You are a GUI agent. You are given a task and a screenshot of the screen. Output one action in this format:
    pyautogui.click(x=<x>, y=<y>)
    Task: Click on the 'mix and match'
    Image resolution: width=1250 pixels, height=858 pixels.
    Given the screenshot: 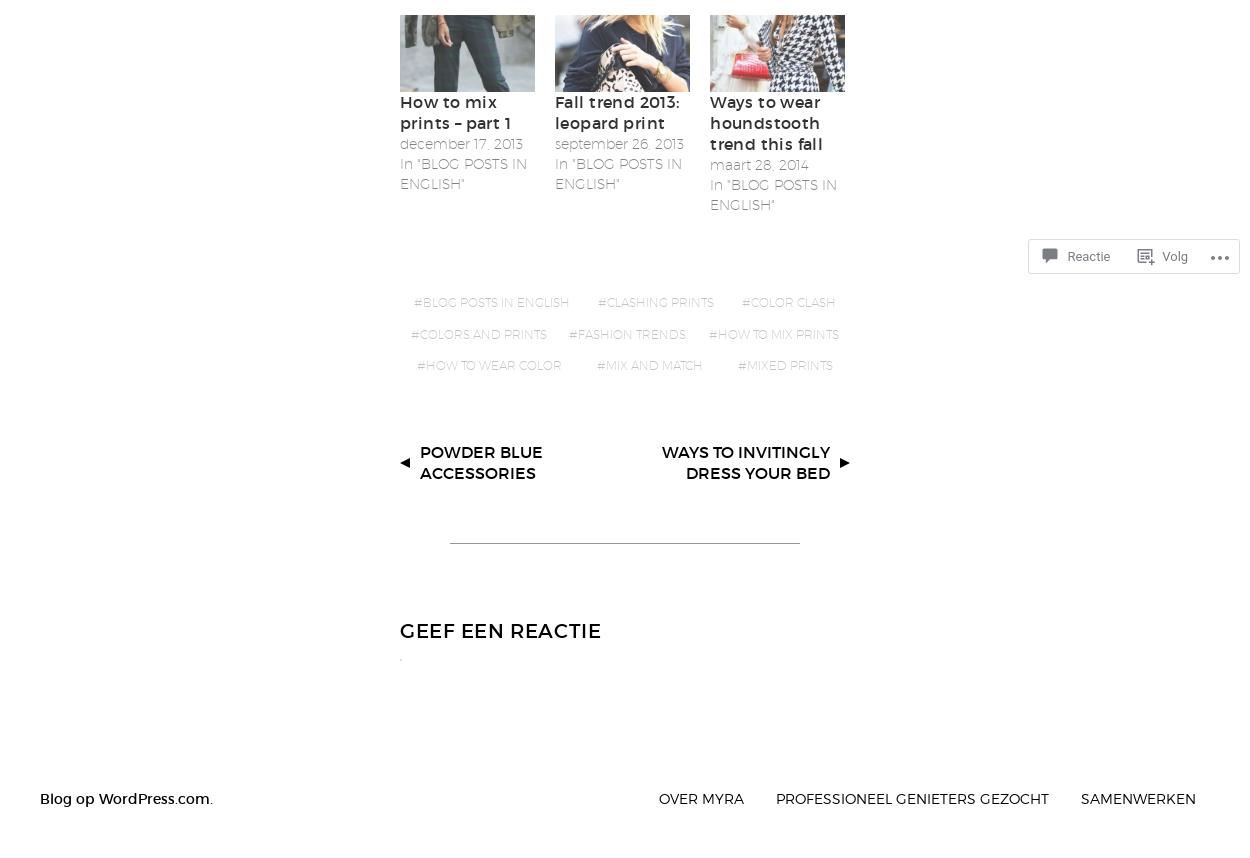 What is the action you would take?
    pyautogui.click(x=653, y=365)
    